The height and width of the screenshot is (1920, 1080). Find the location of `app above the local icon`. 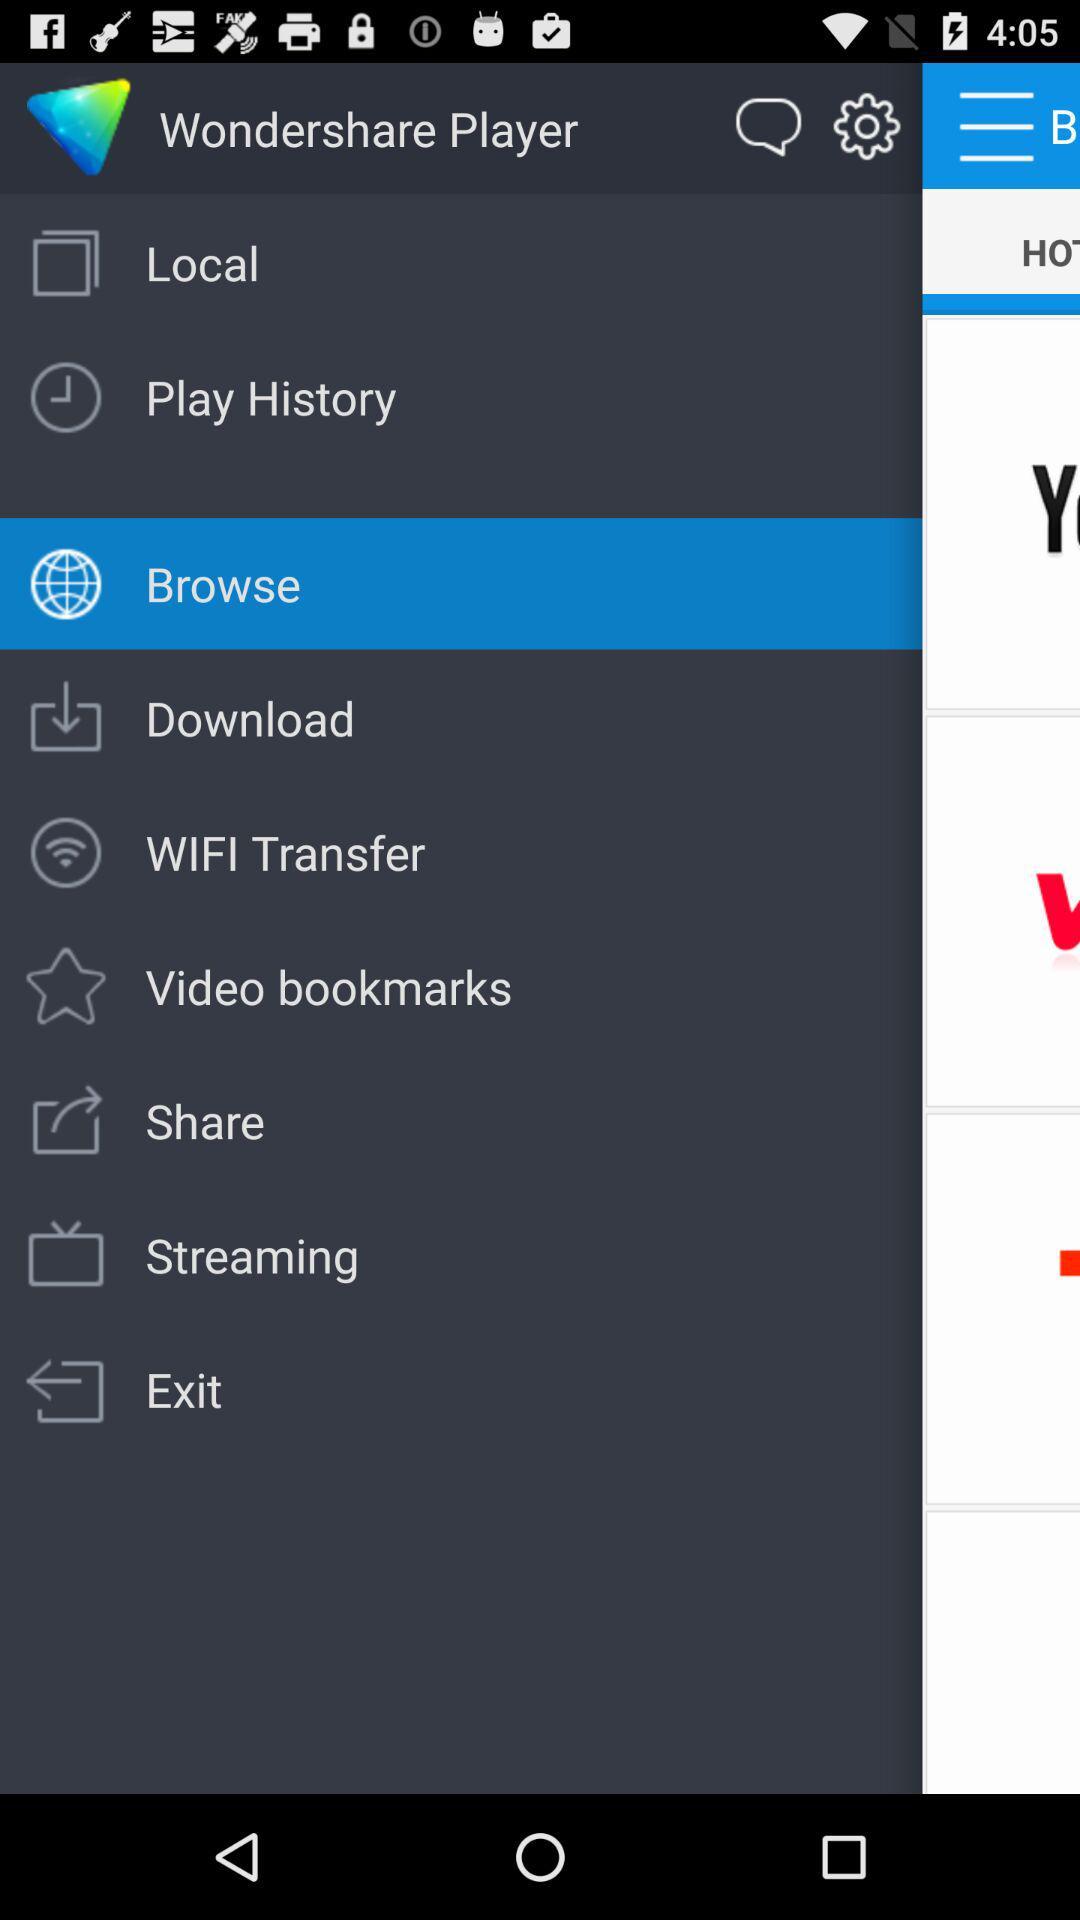

app above the local icon is located at coordinates (866, 127).